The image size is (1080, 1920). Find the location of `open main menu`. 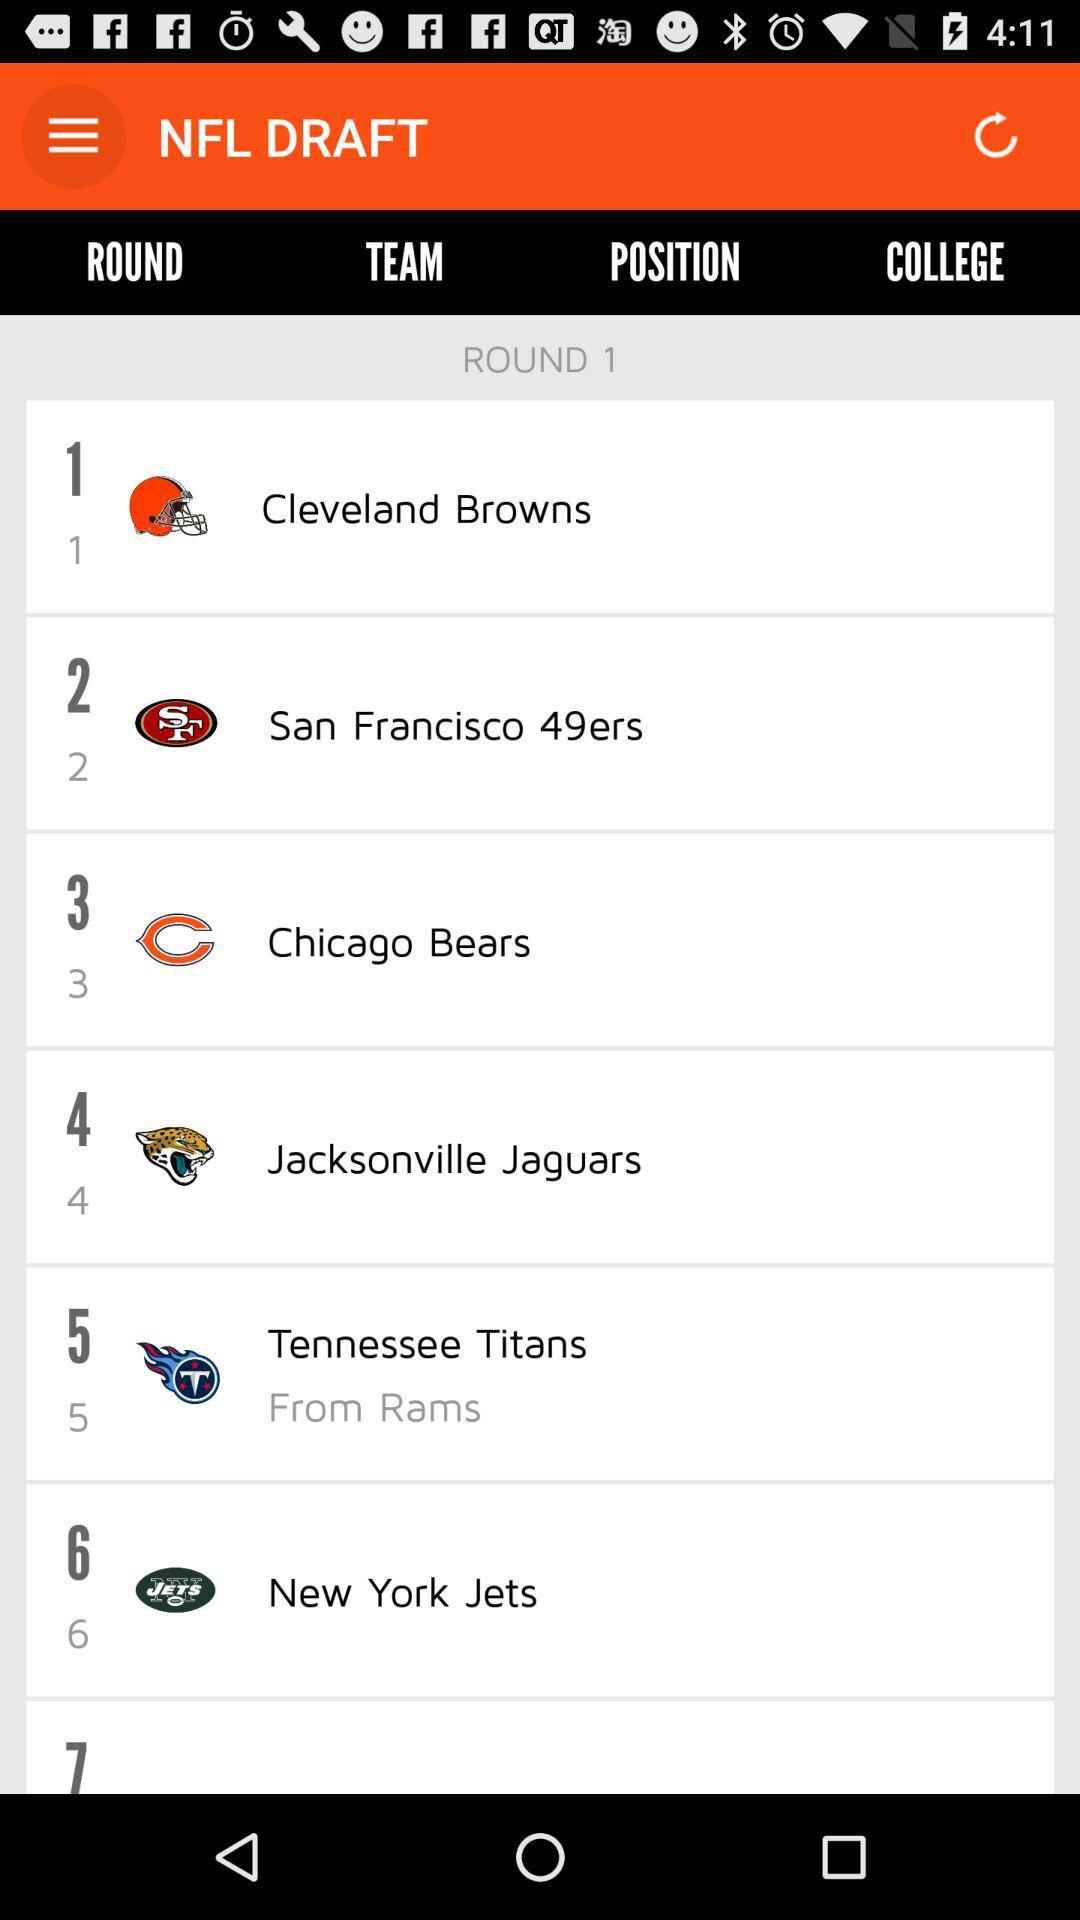

open main menu is located at coordinates (72, 135).